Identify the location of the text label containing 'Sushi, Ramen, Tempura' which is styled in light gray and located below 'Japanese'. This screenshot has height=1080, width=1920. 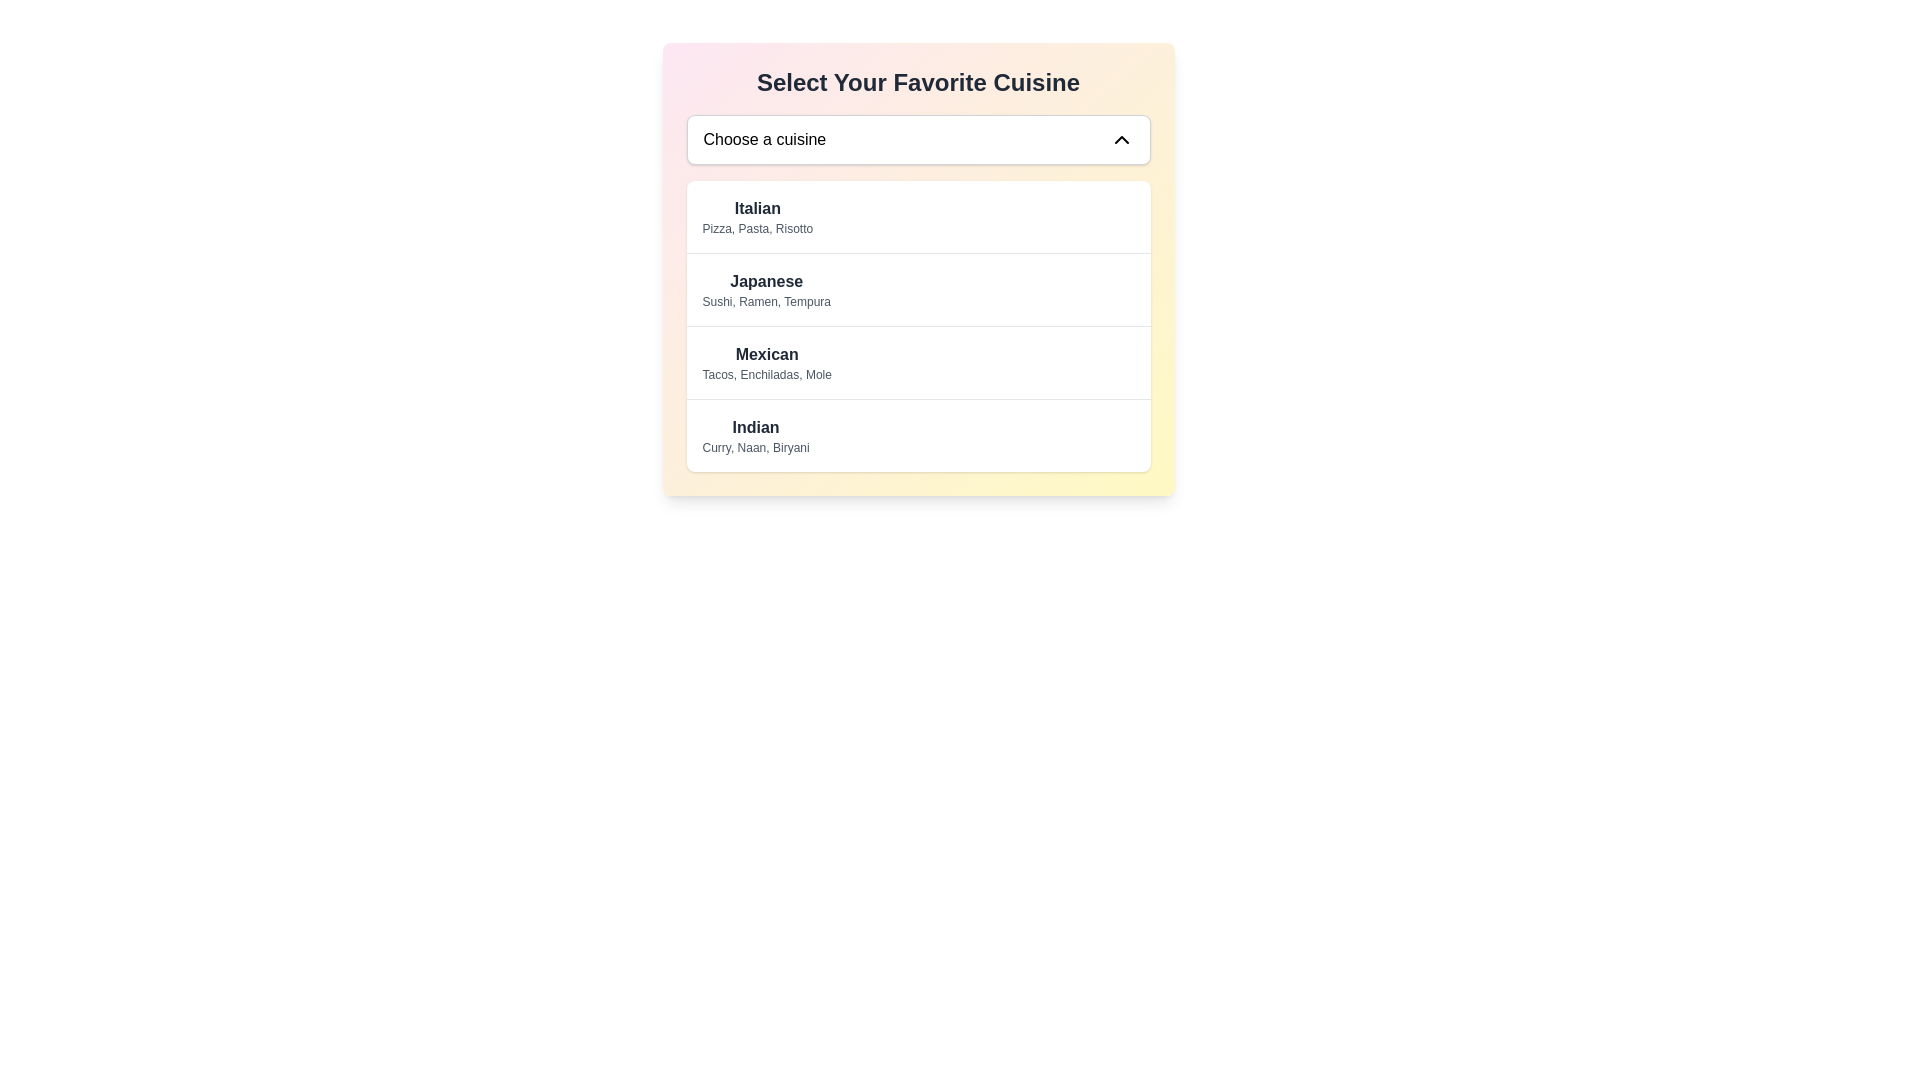
(765, 301).